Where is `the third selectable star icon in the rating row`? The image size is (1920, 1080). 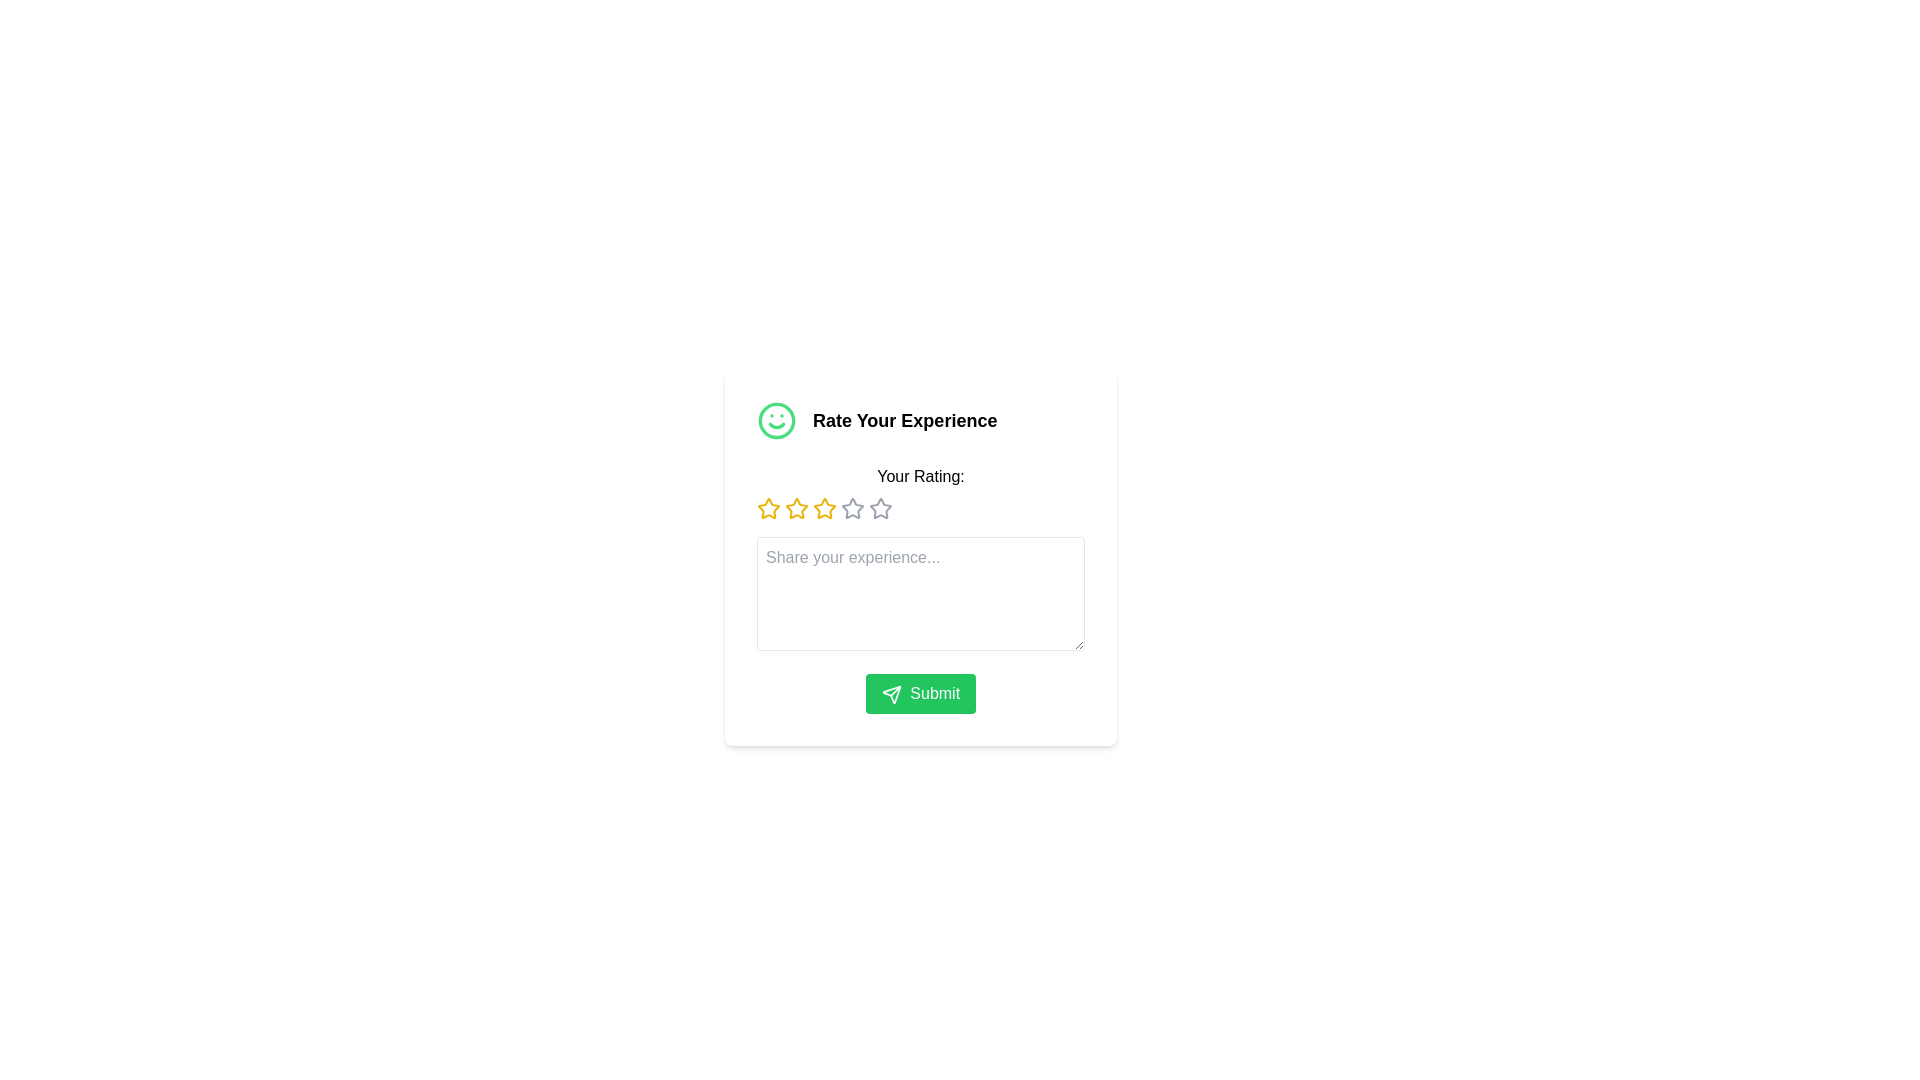 the third selectable star icon in the rating row is located at coordinates (795, 508).